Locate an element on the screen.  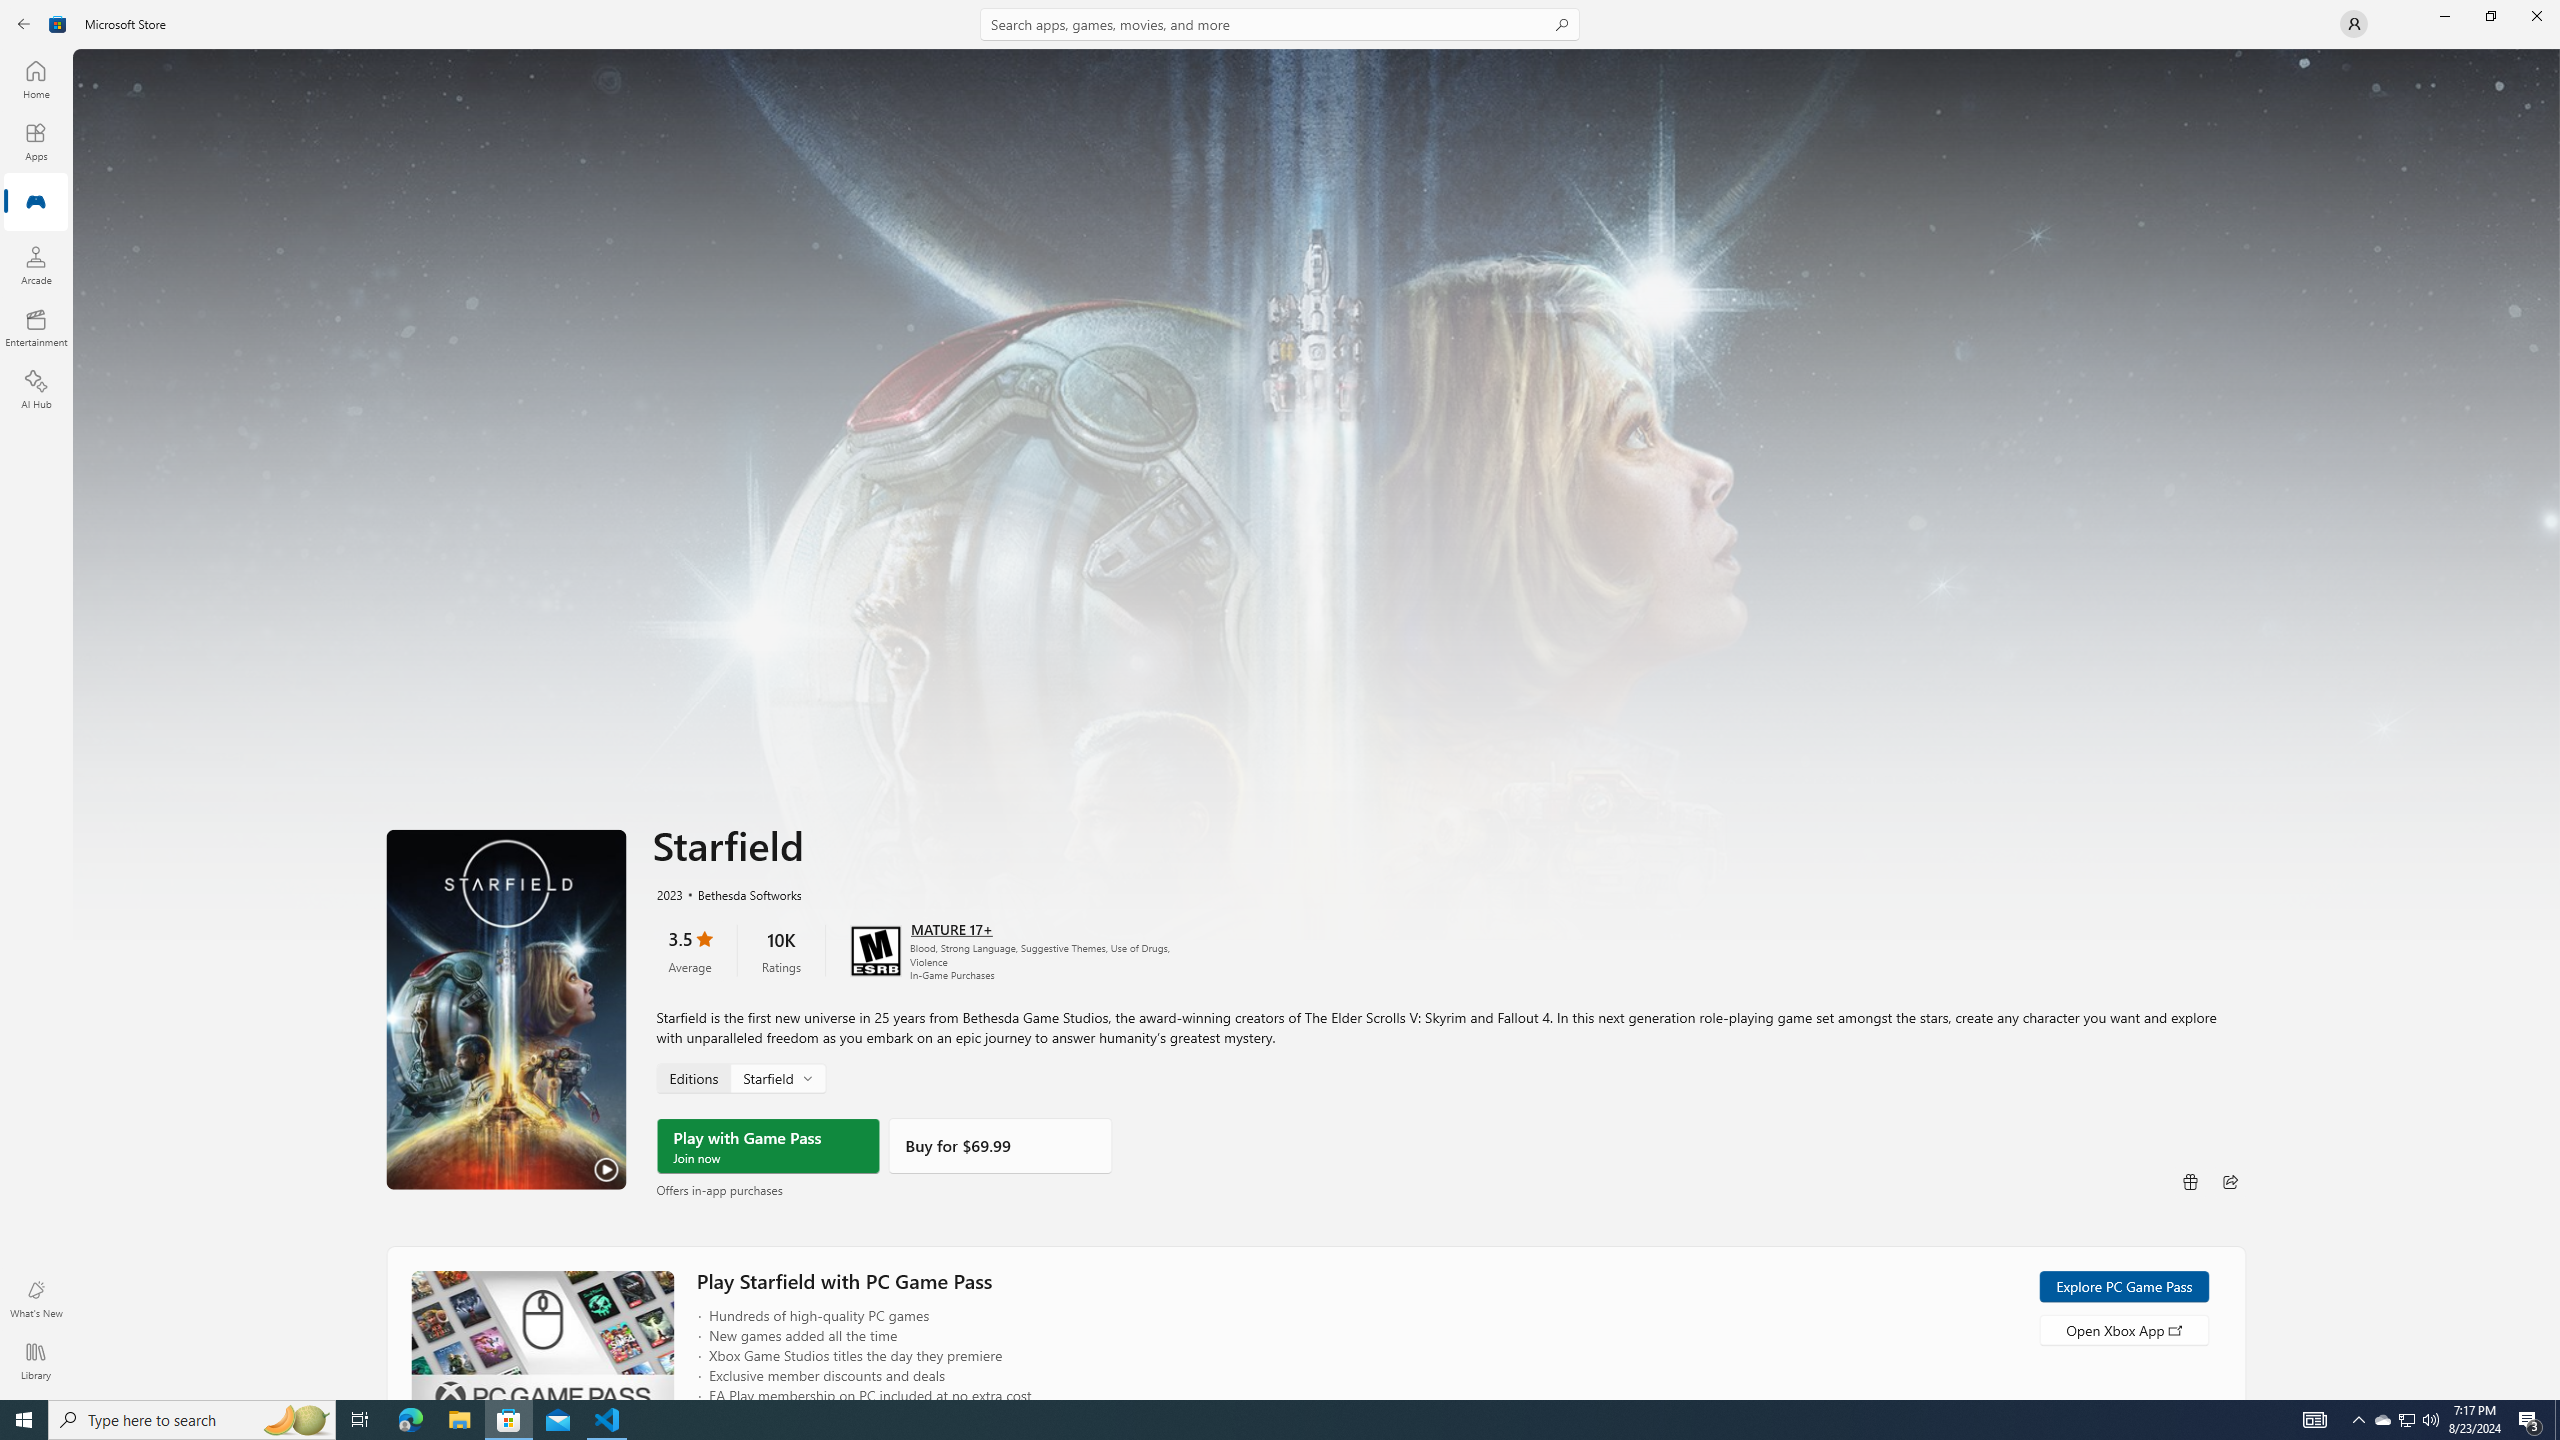
'Back' is located at coordinates (24, 22).